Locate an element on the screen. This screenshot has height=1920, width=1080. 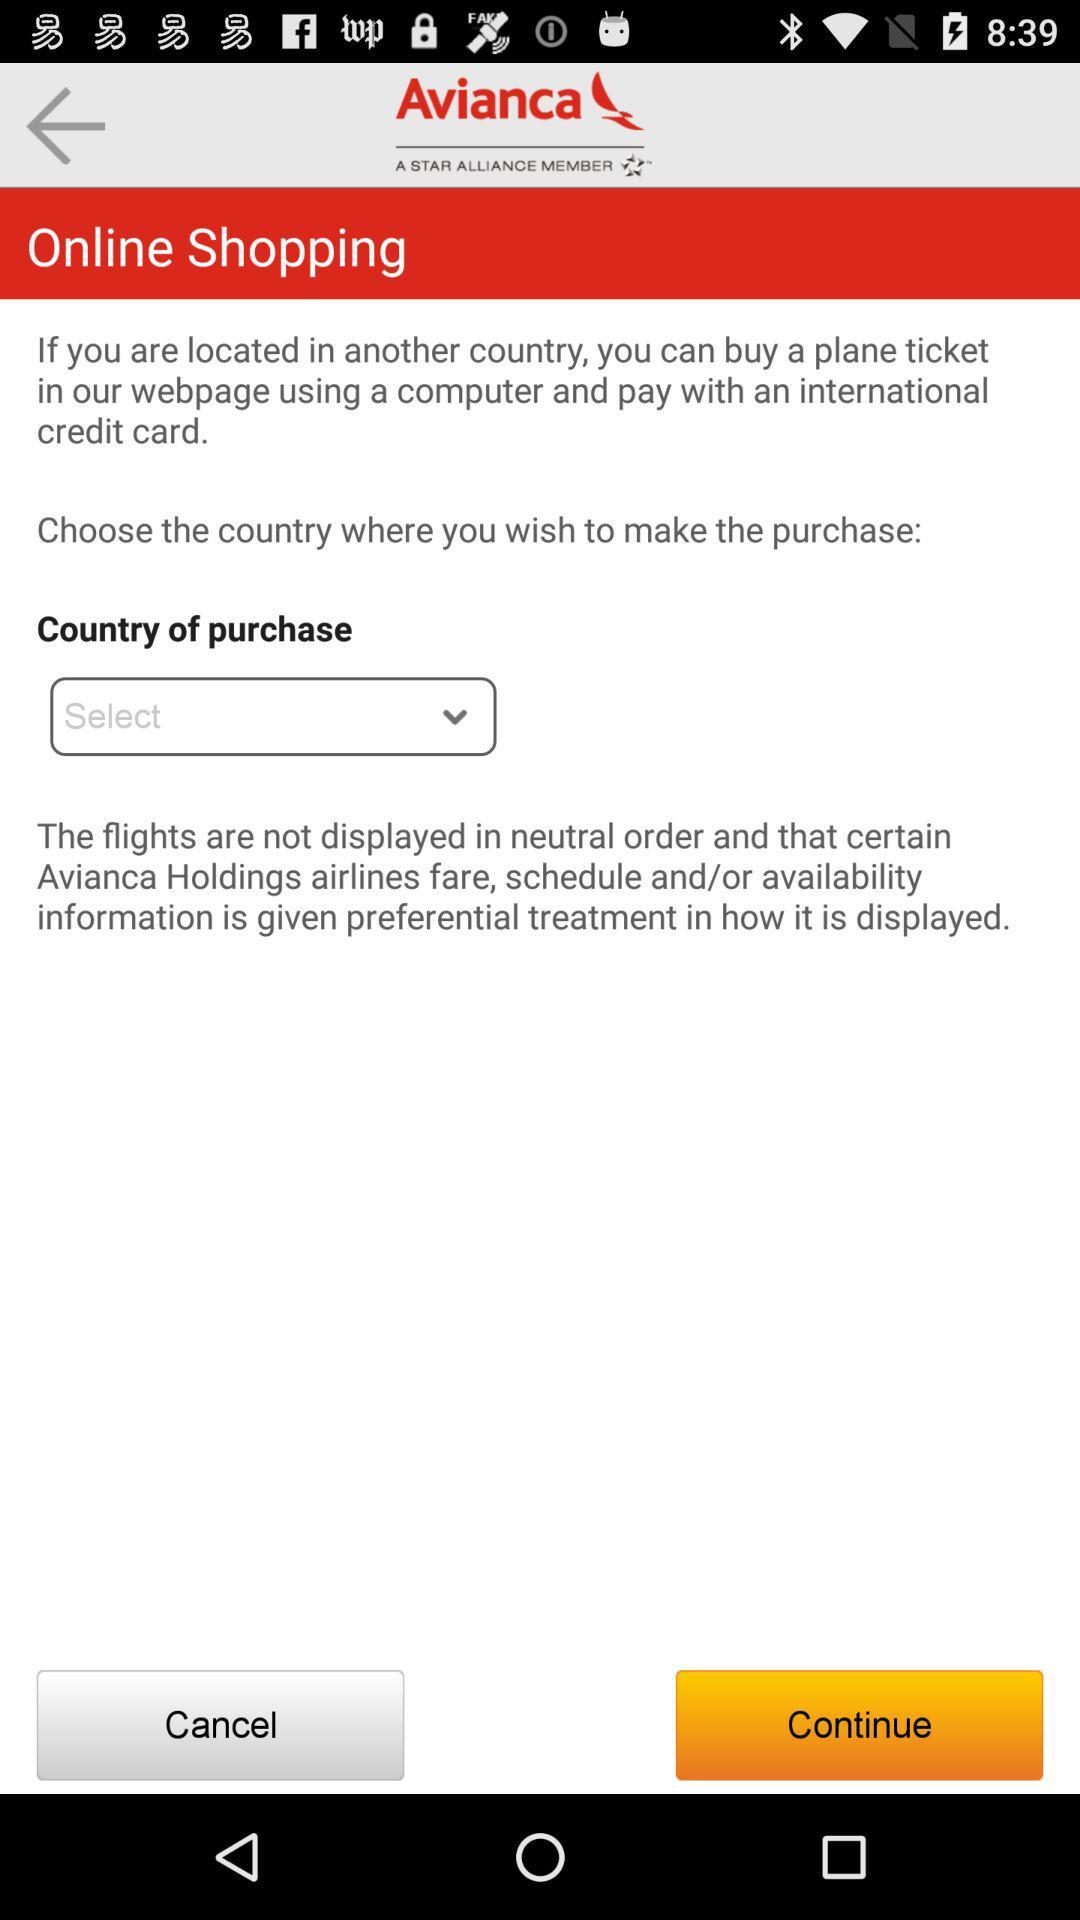
goes to the previous page is located at coordinates (64, 124).